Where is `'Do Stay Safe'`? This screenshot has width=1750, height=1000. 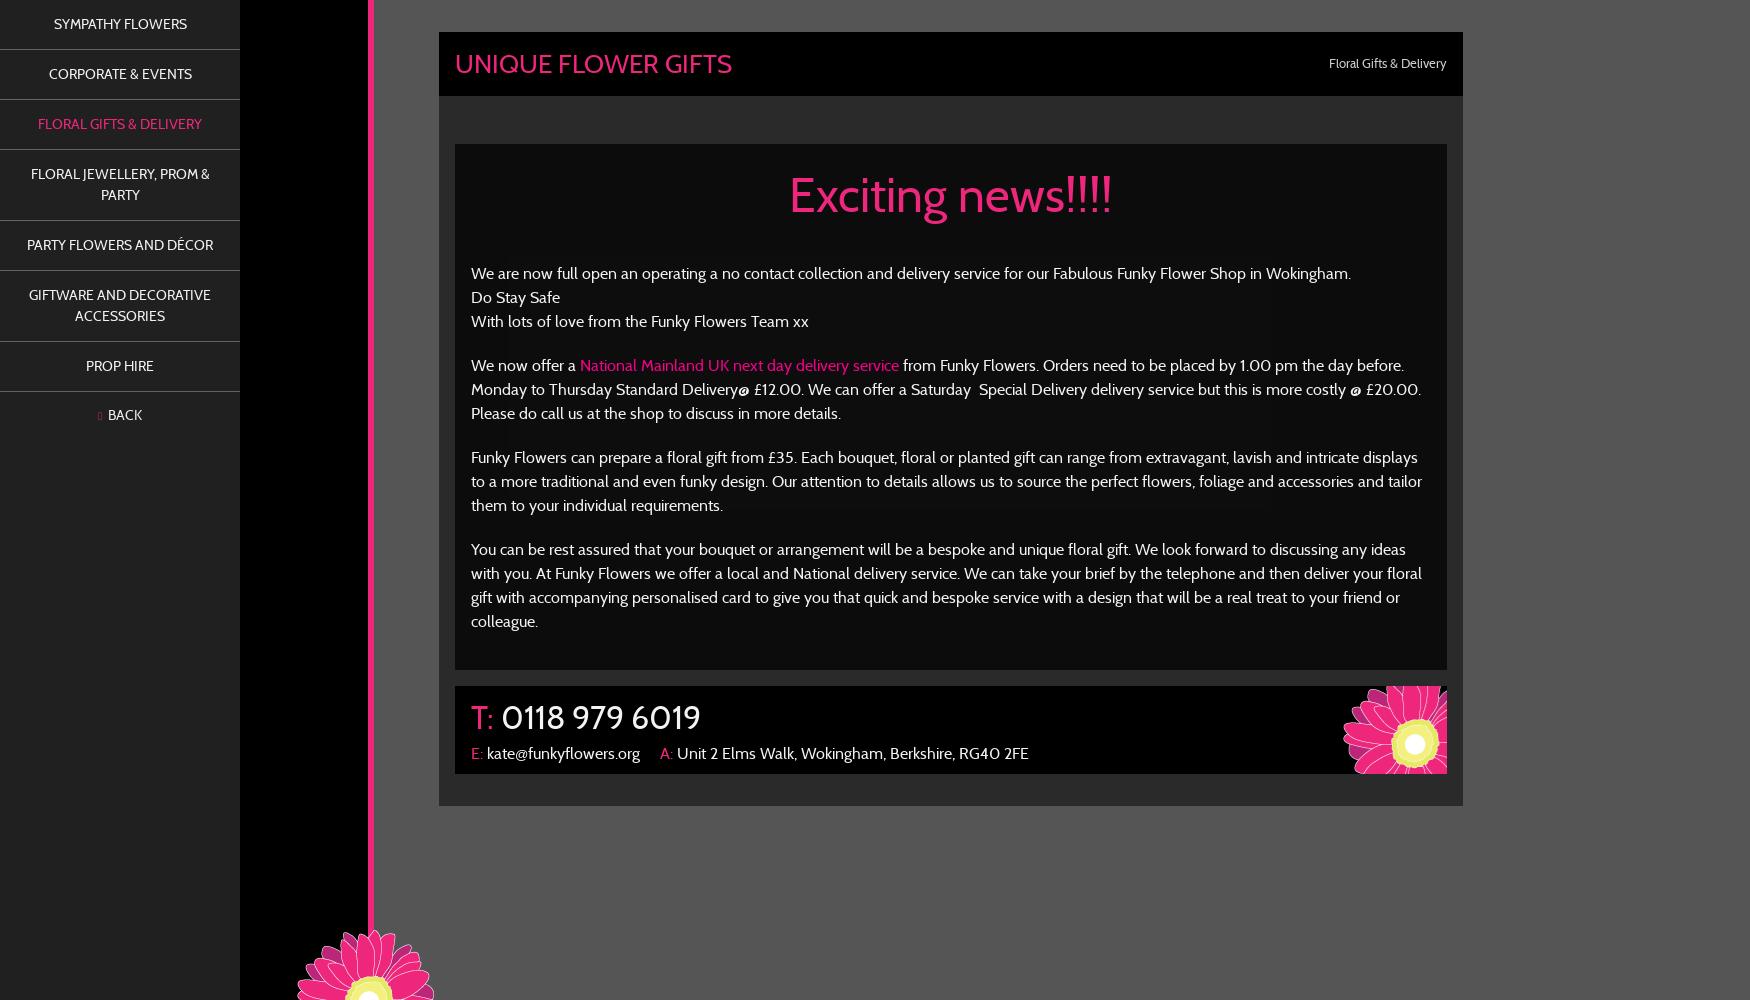
'Do Stay Safe' is located at coordinates (470, 297).